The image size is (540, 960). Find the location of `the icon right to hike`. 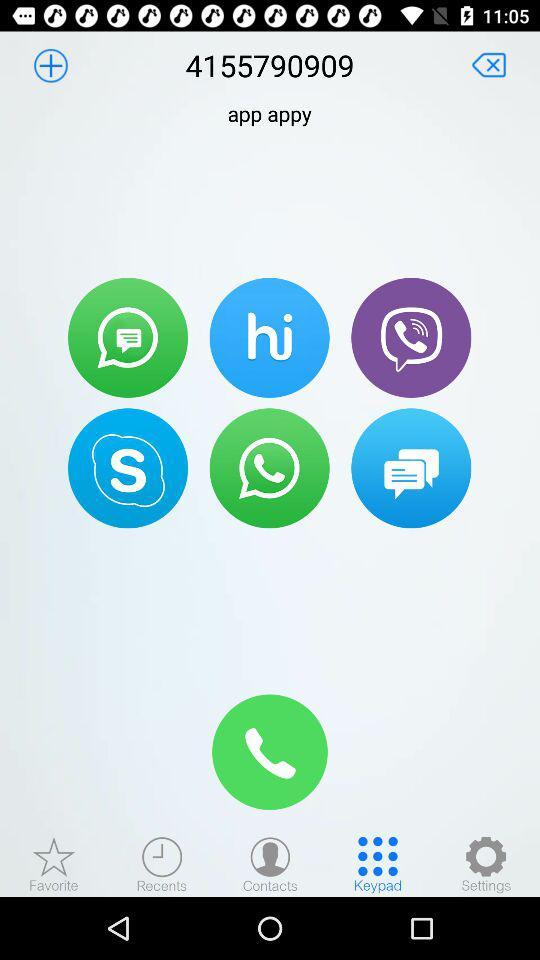

the icon right to hike is located at coordinates (410, 338).